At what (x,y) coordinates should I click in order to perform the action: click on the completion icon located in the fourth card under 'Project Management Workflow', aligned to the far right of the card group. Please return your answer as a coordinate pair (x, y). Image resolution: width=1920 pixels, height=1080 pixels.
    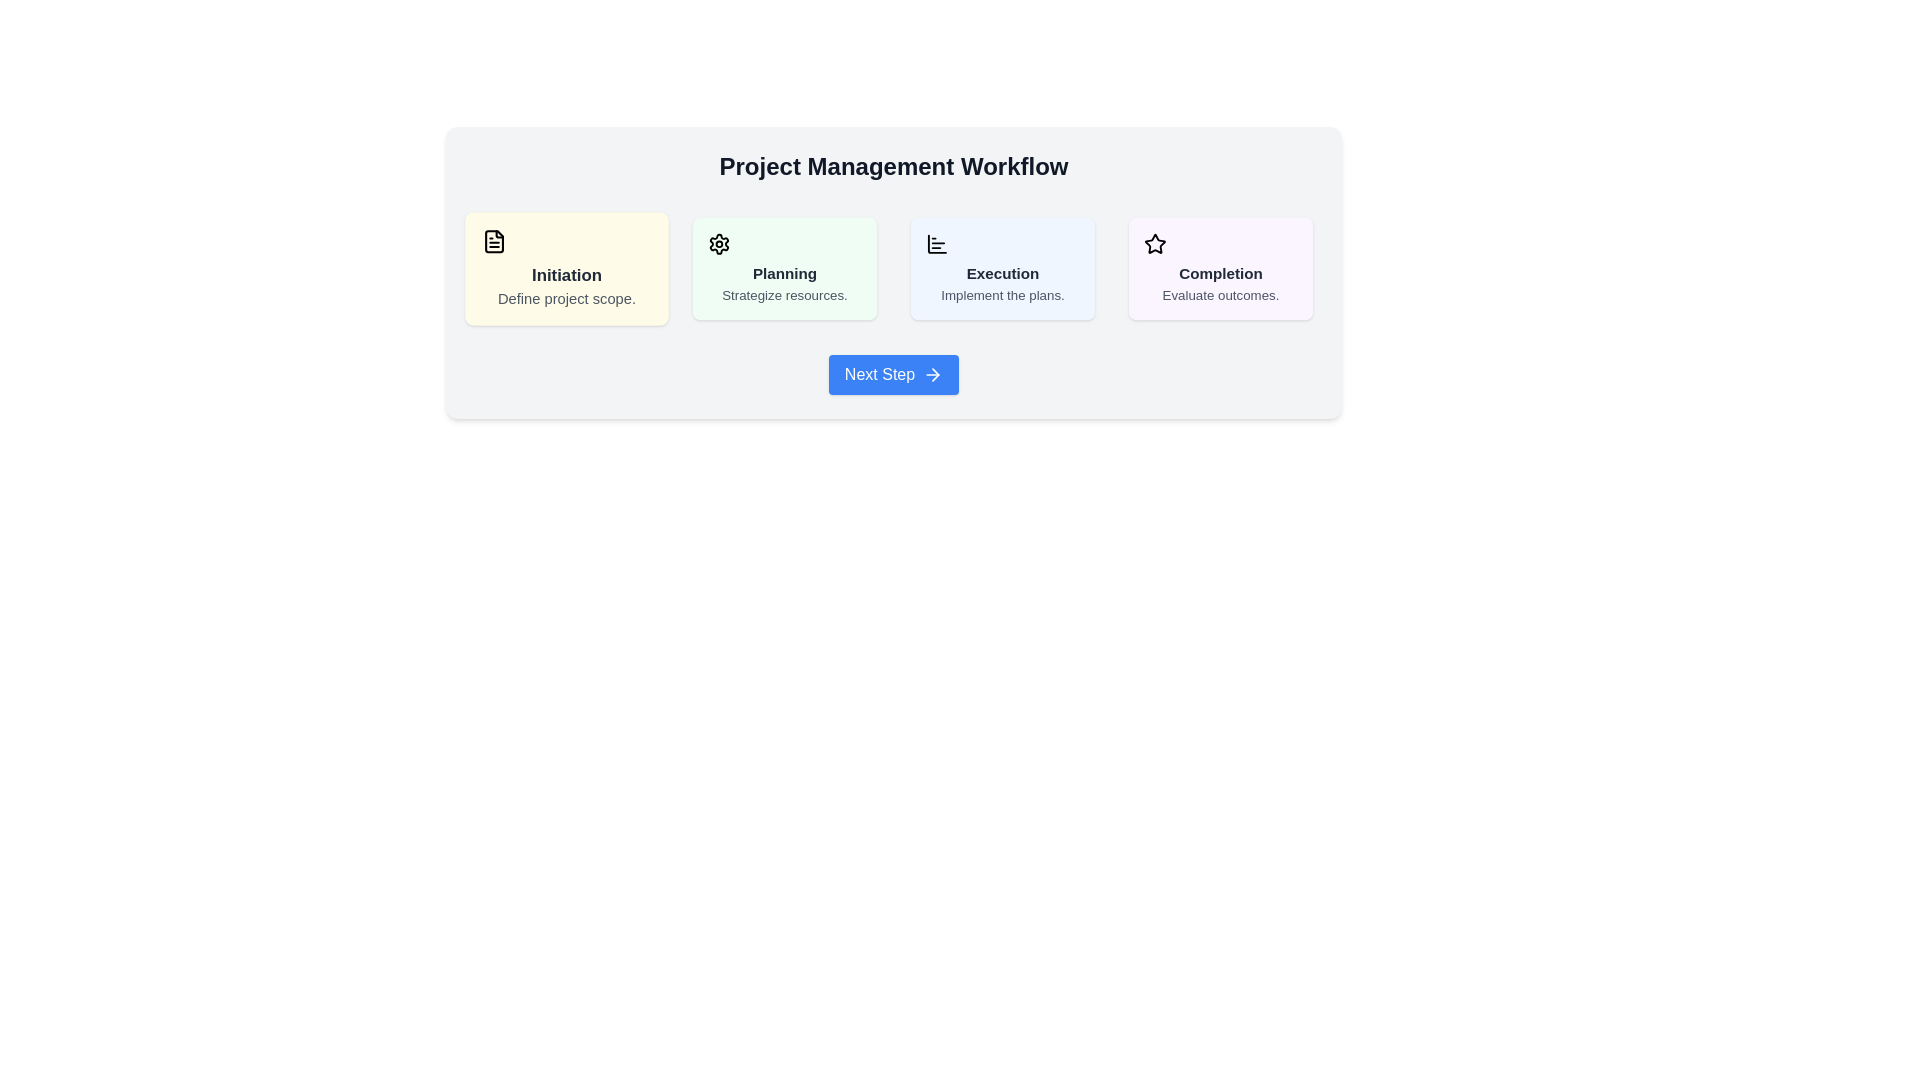
    Looking at the image, I should click on (1155, 242).